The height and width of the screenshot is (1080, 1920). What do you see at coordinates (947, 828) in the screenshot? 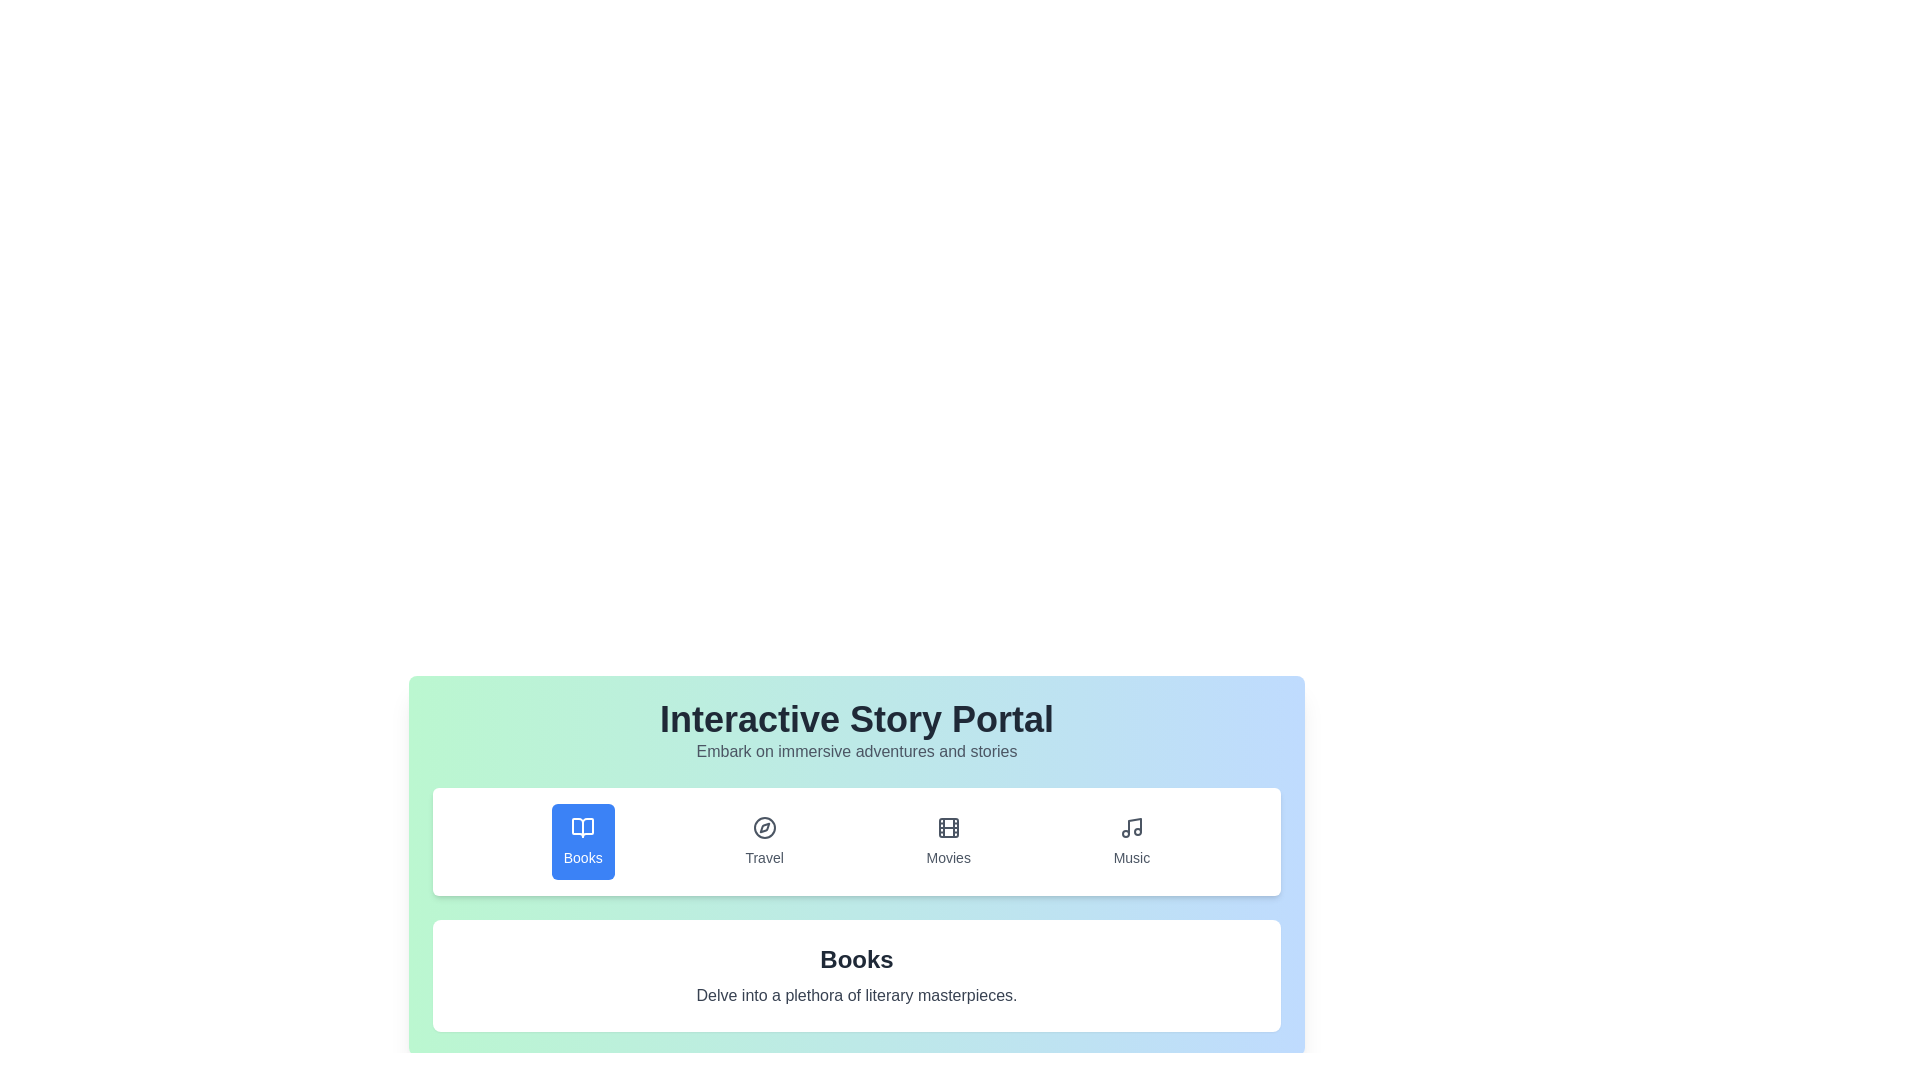
I see `the 'Movies' interactive button, which is represented by a film reel icon located third in a horizontal row between the 'Travel' and 'Music' buttons` at bounding box center [947, 828].